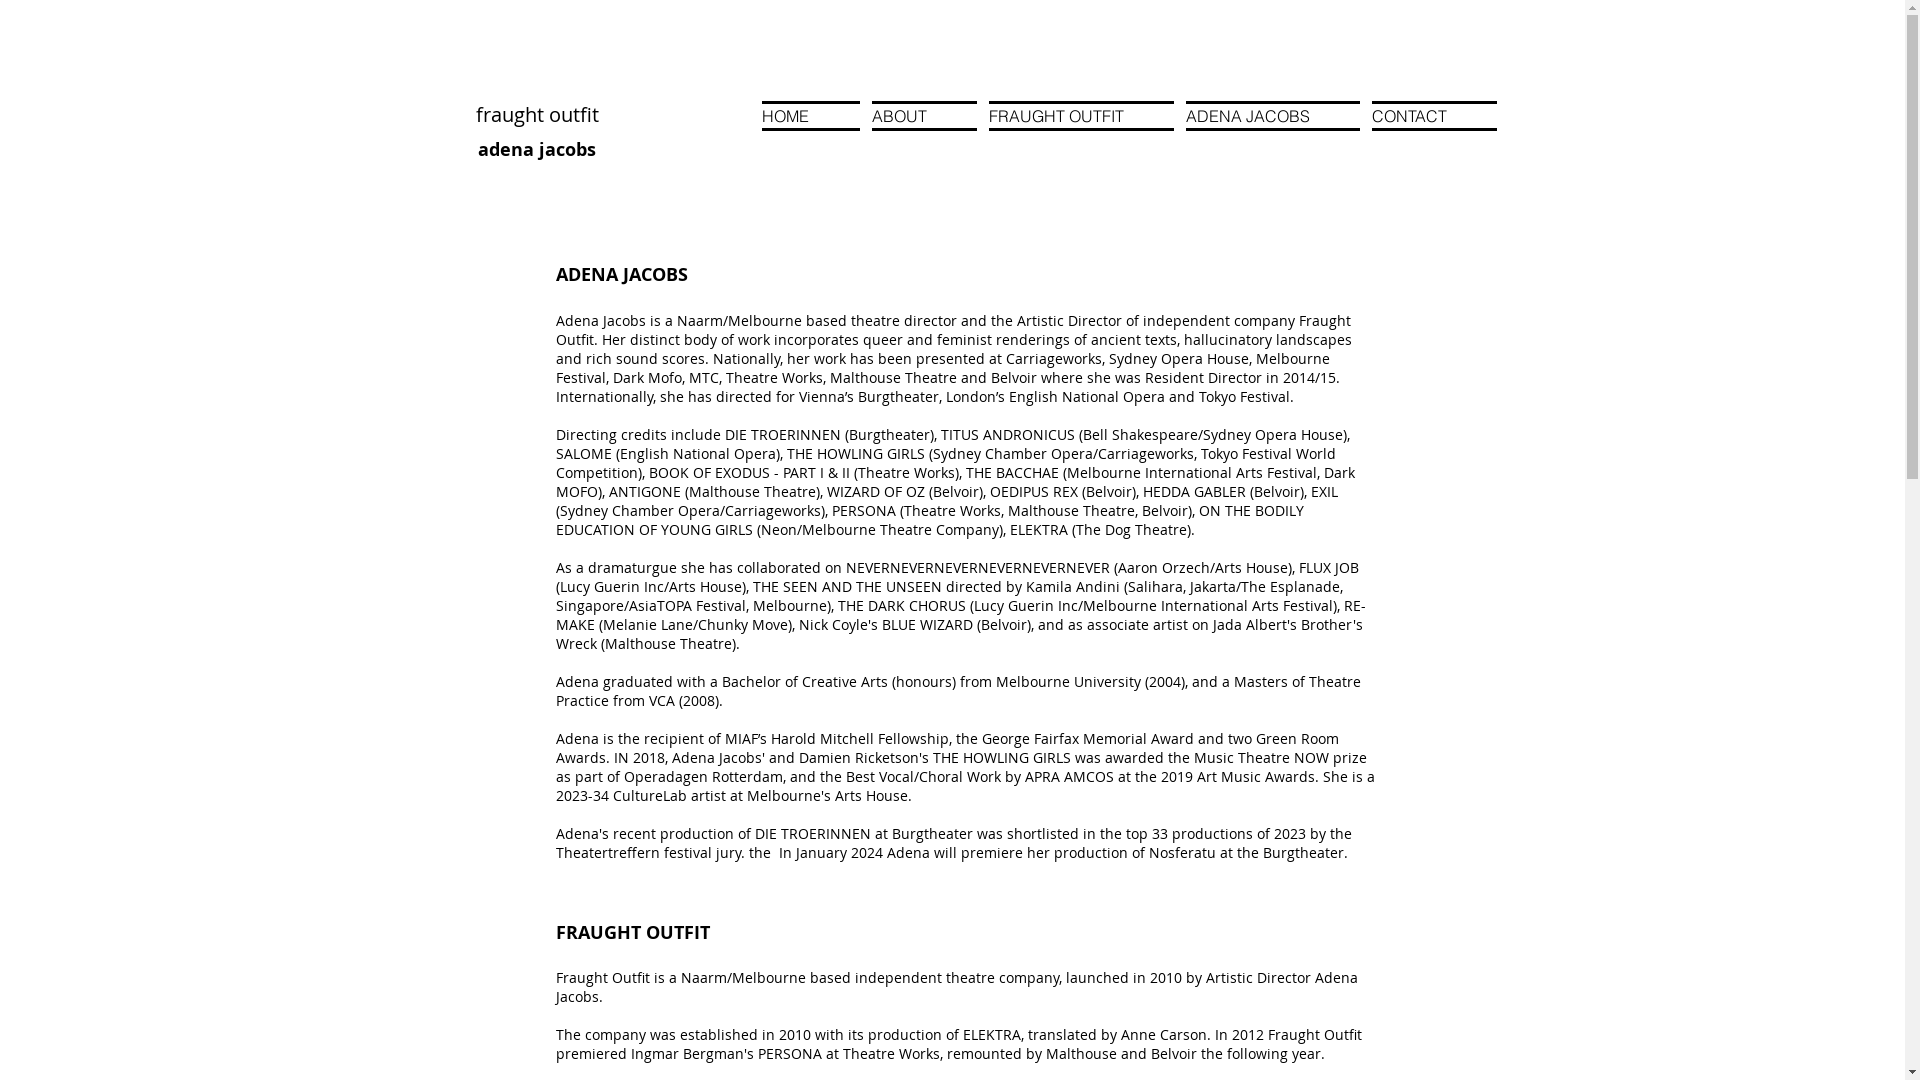  I want to click on 'HOME', so click(761, 115).